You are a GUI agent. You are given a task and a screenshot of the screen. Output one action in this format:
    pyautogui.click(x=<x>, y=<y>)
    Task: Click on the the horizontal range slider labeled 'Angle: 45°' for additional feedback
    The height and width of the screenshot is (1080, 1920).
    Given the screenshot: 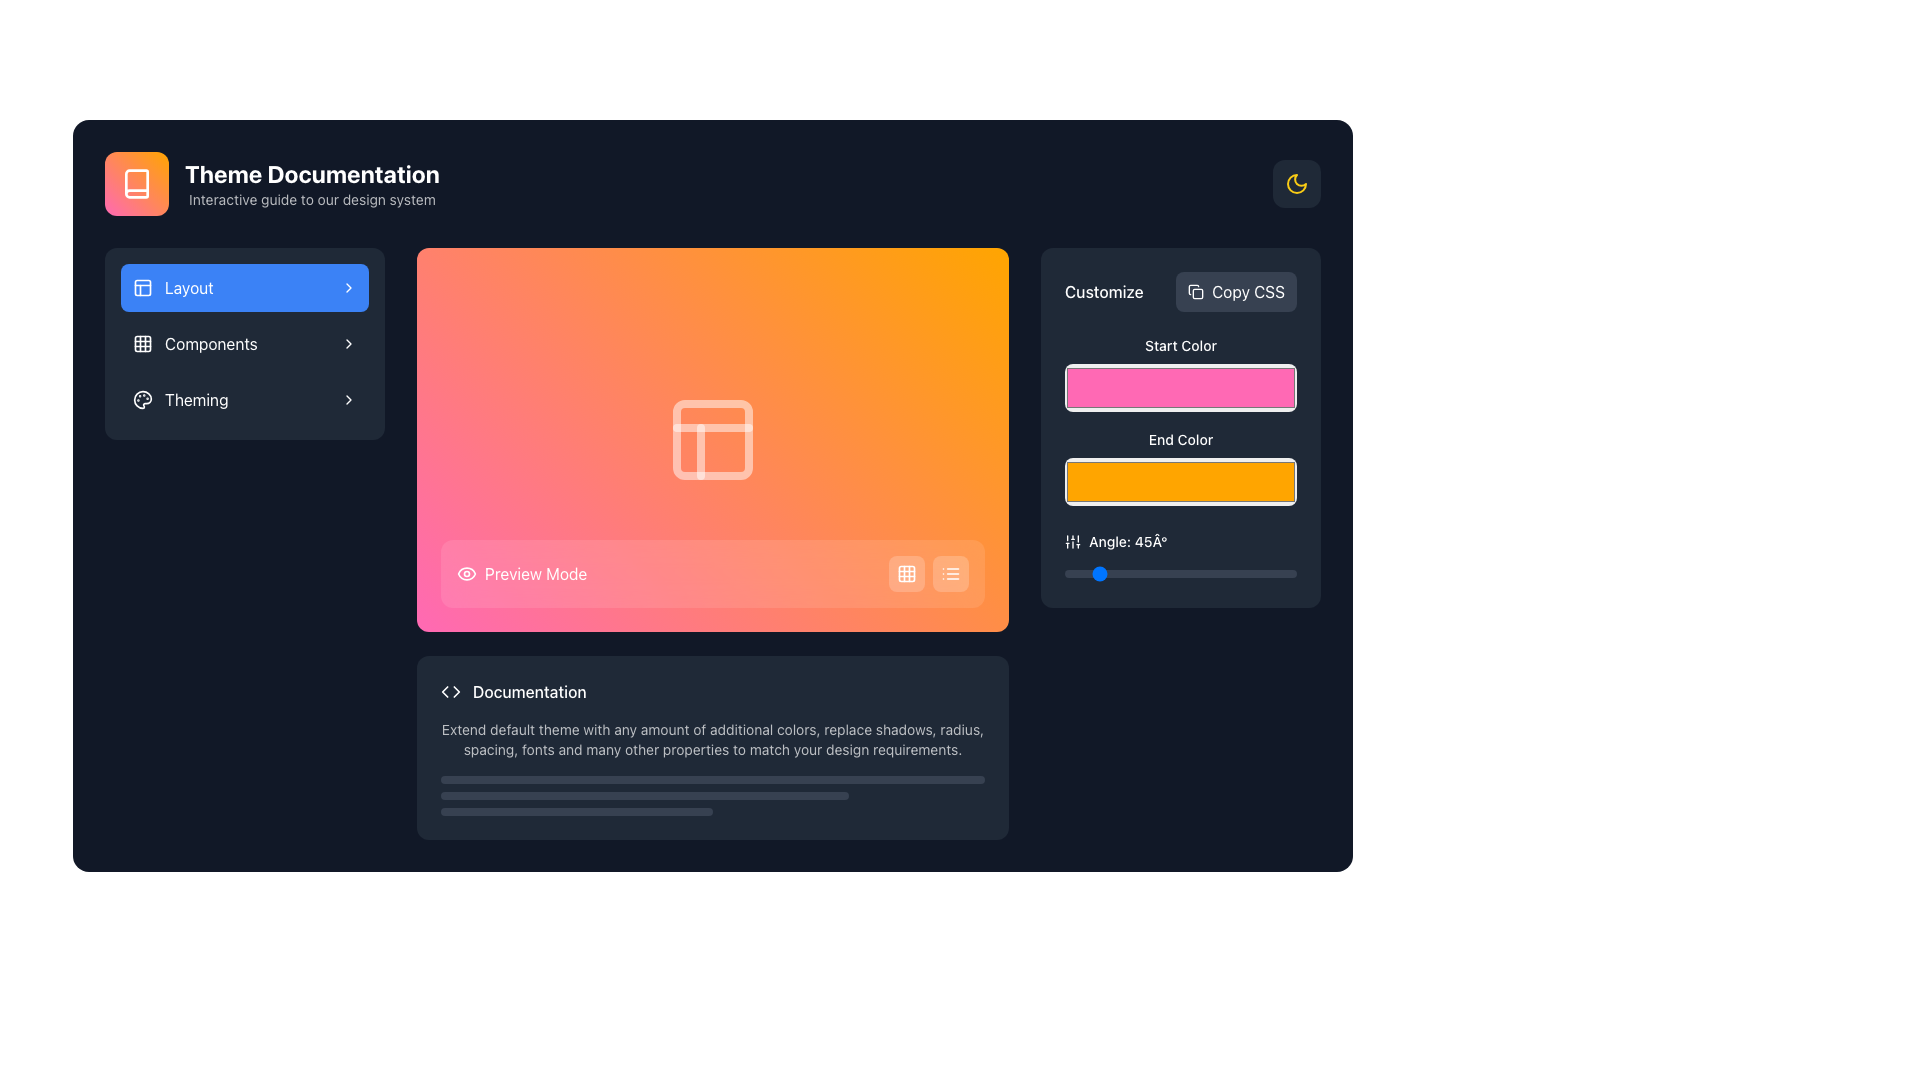 What is the action you would take?
    pyautogui.click(x=1180, y=558)
    